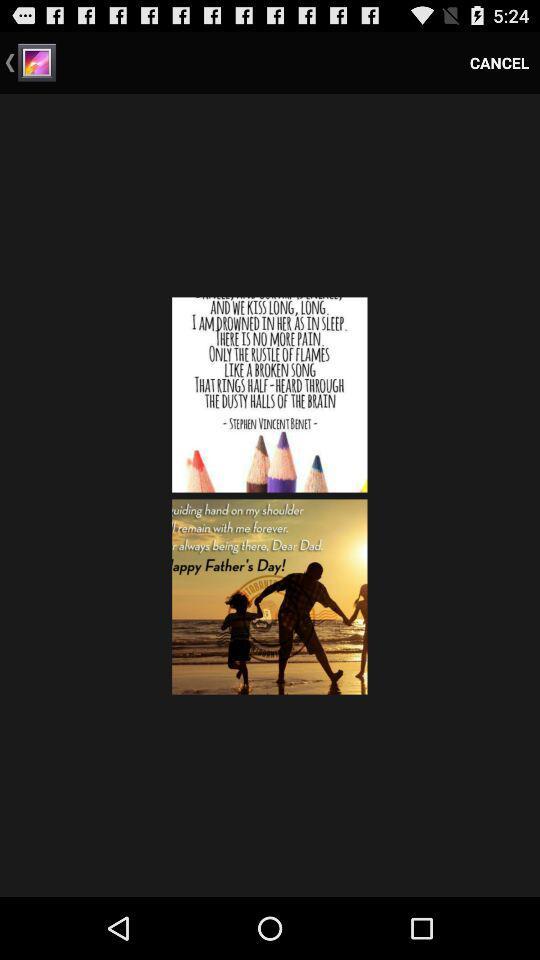 Image resolution: width=540 pixels, height=960 pixels. What do you see at coordinates (498, 62) in the screenshot?
I see `the icon at the top right corner` at bounding box center [498, 62].